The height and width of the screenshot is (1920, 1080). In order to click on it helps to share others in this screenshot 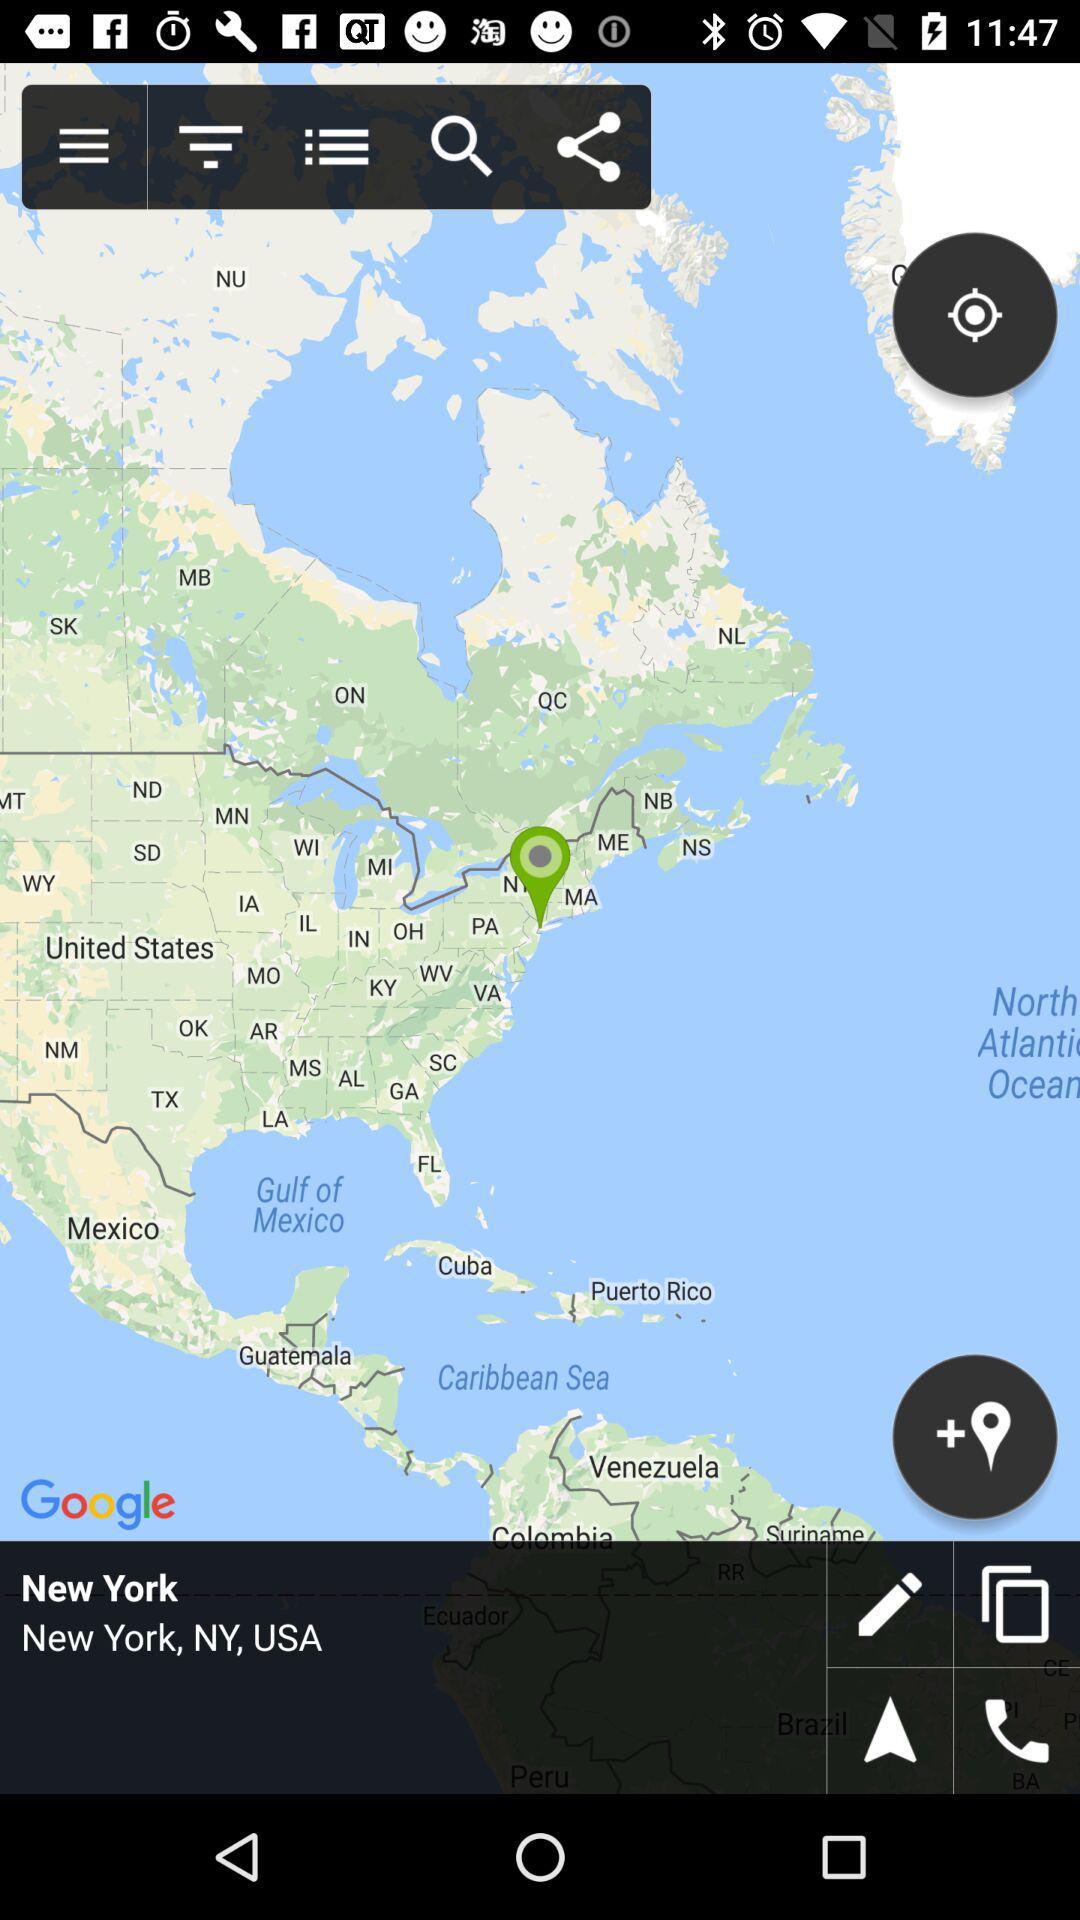, I will do `click(587, 146)`.